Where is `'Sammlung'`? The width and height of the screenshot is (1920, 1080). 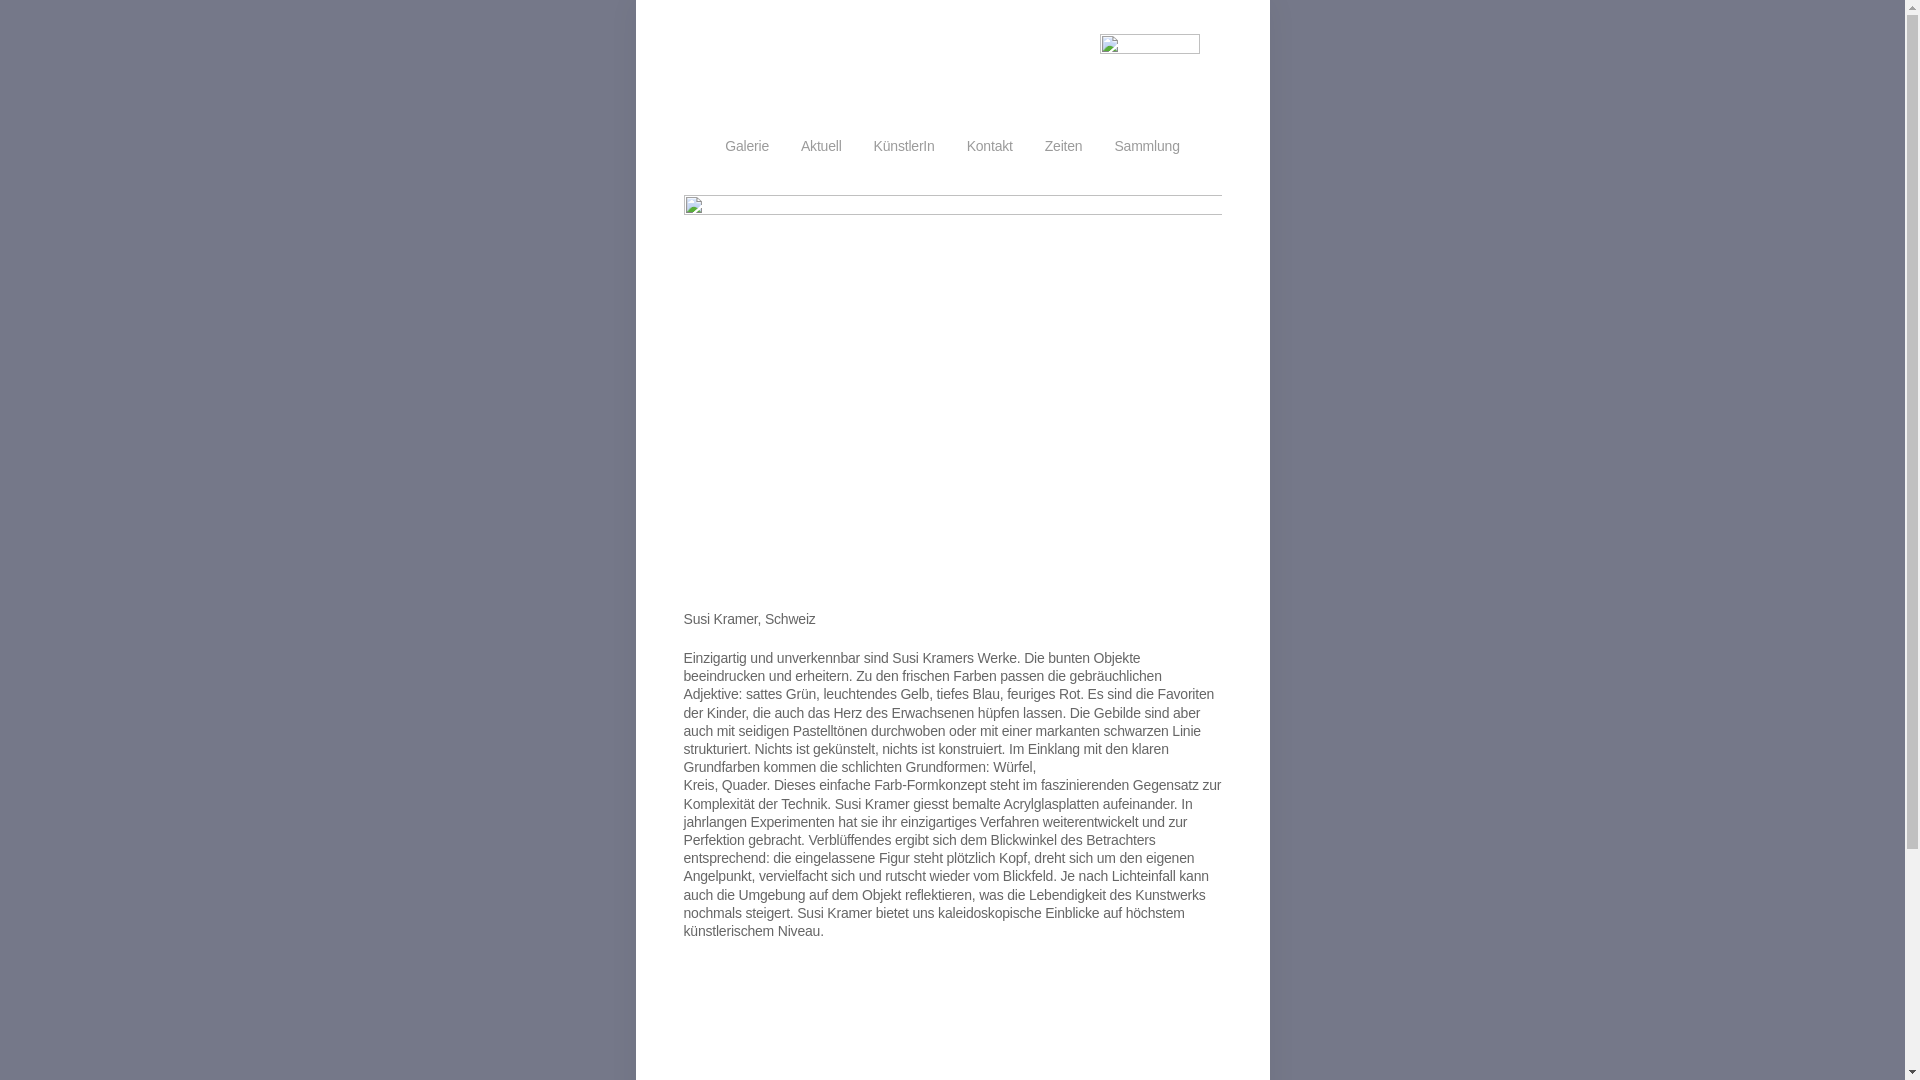 'Sammlung' is located at coordinates (1146, 145).